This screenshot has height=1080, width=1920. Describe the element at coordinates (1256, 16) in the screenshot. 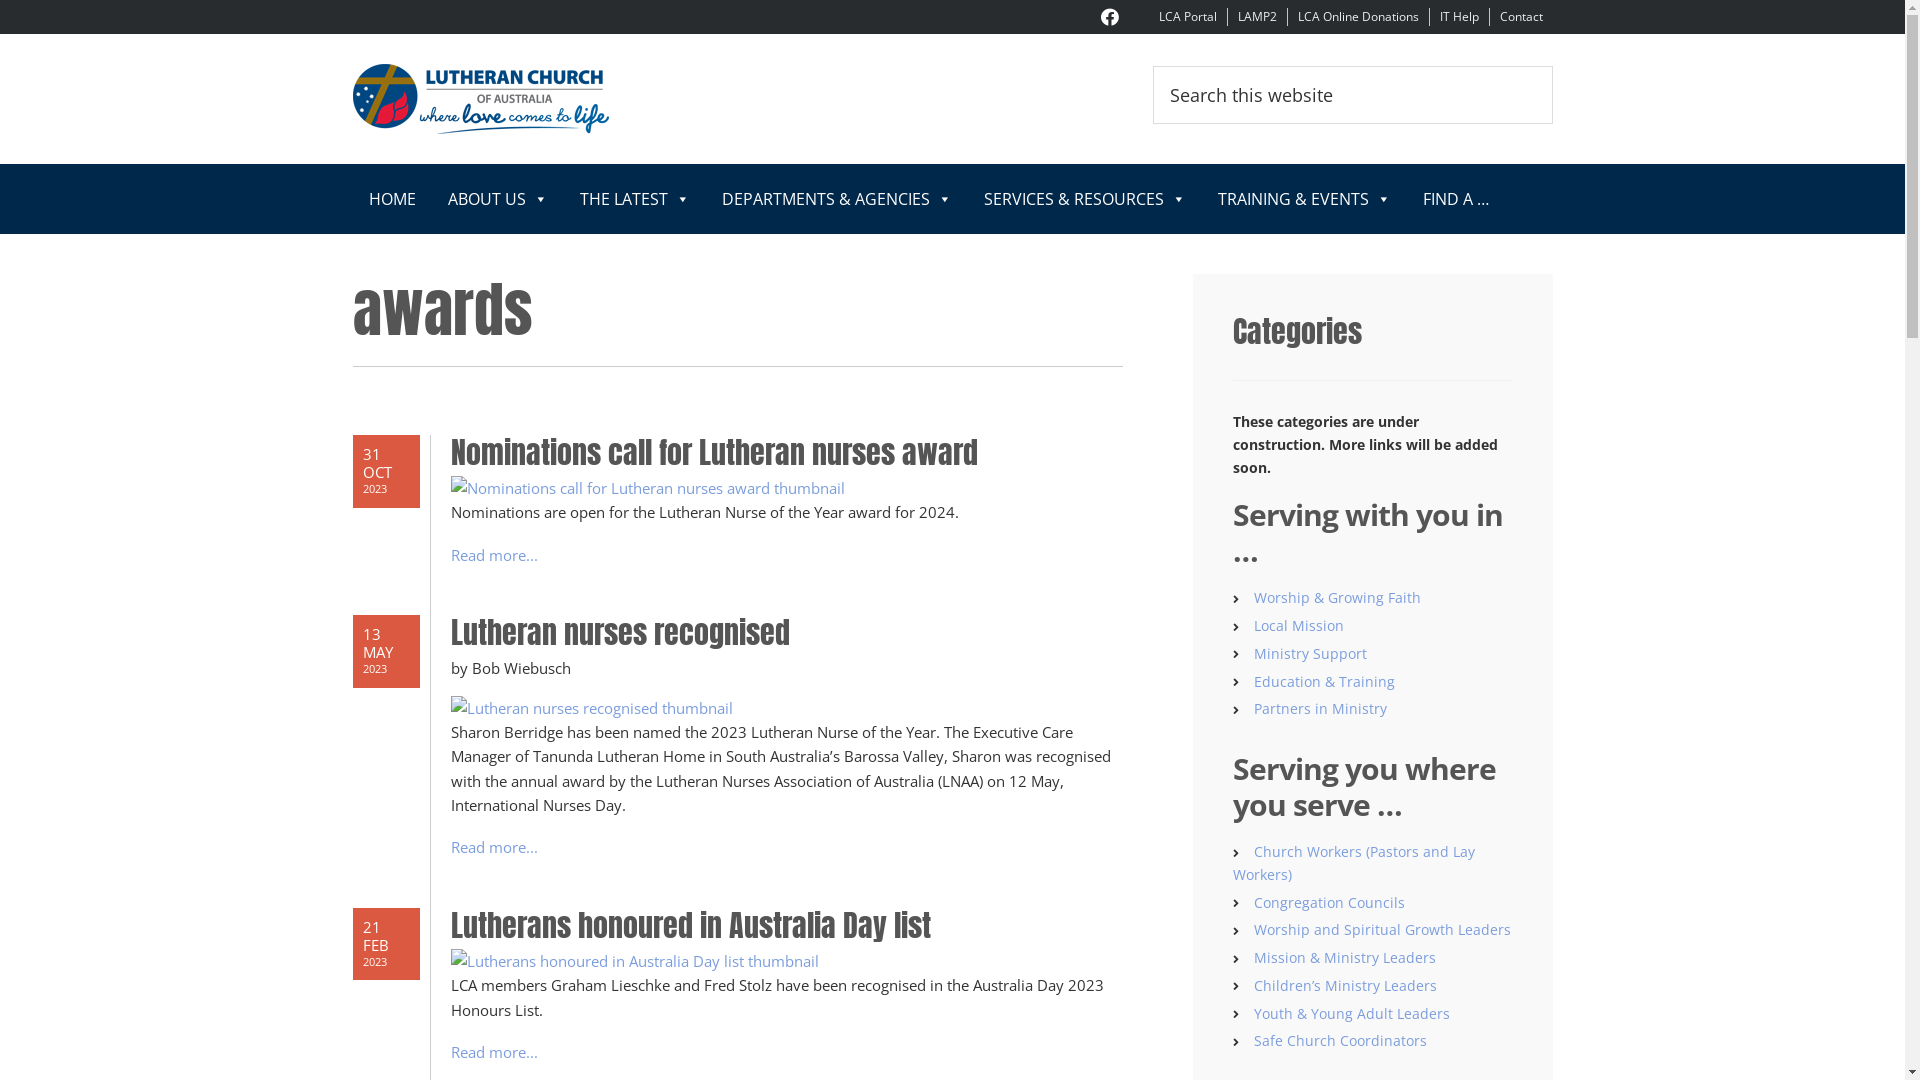

I see `'LAMP2'` at that location.